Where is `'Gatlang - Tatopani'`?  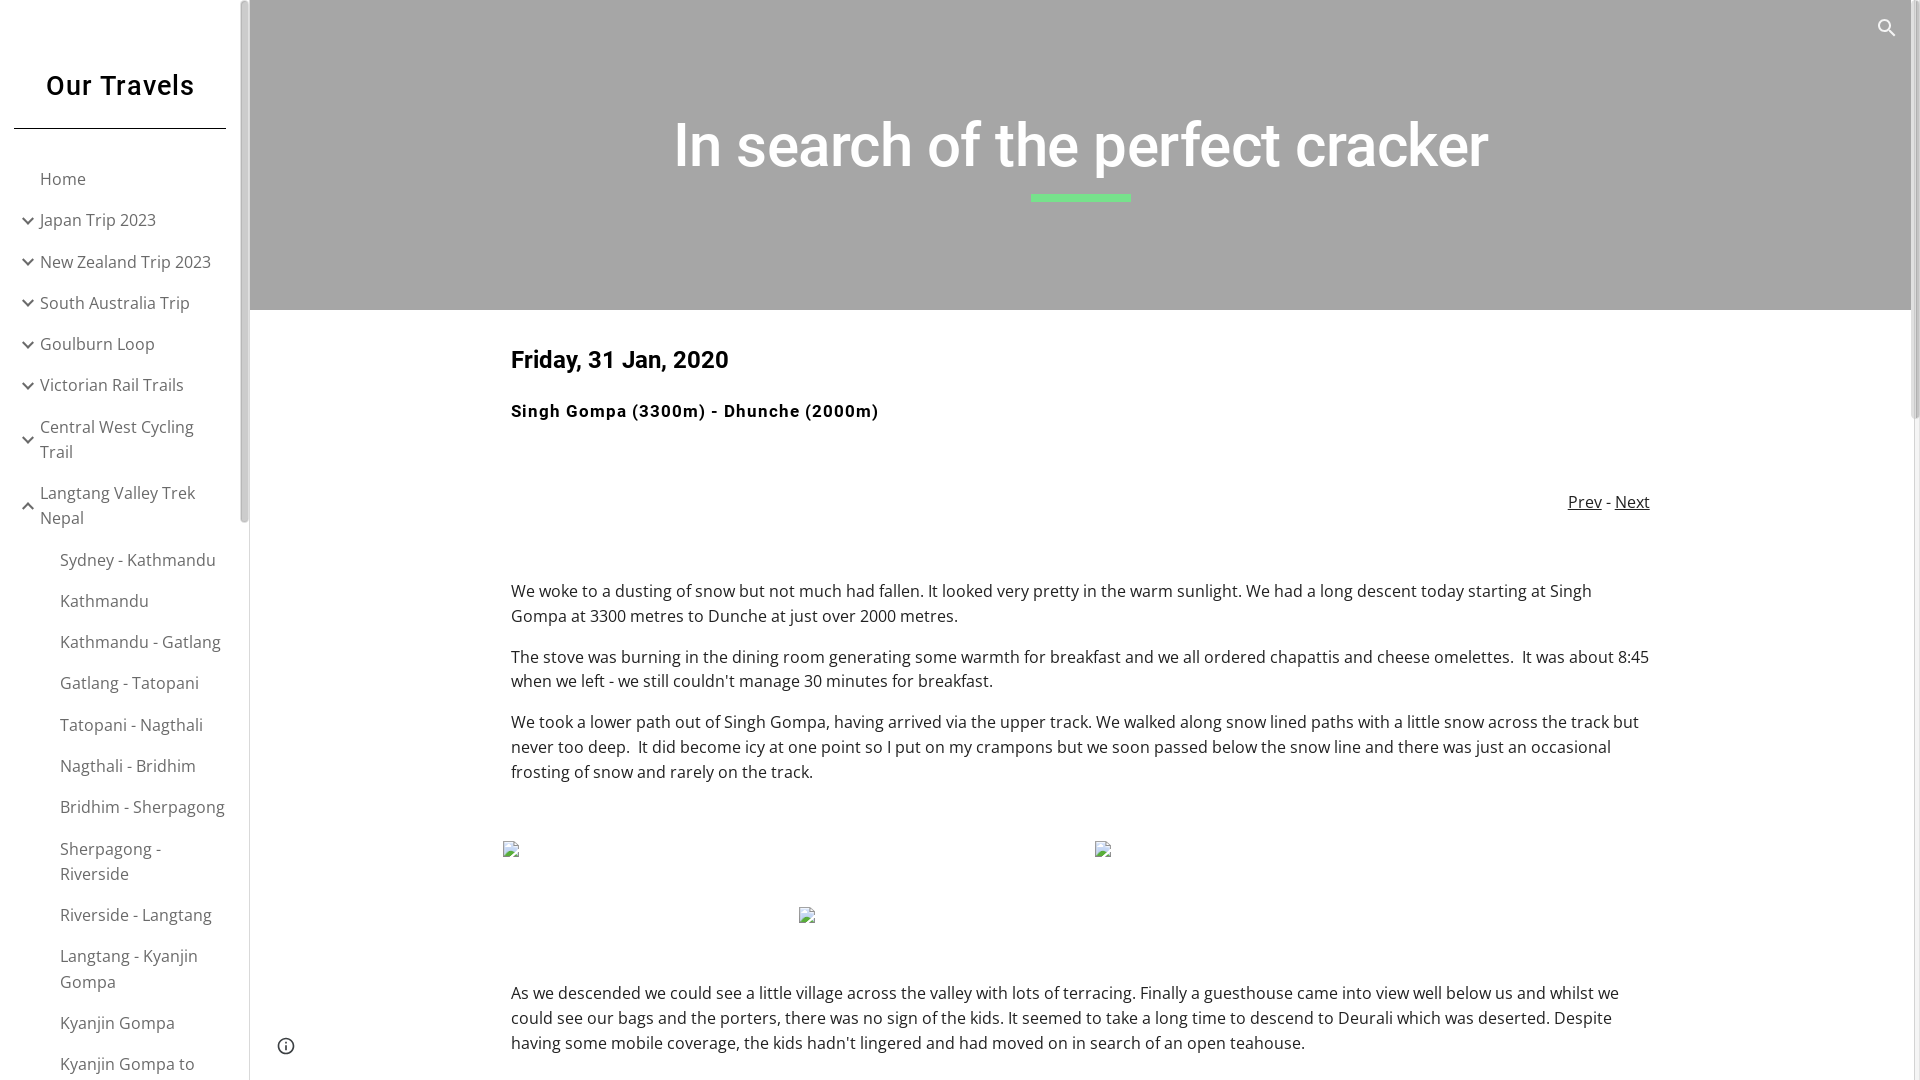 'Gatlang - Tatopani' is located at coordinates (141, 682).